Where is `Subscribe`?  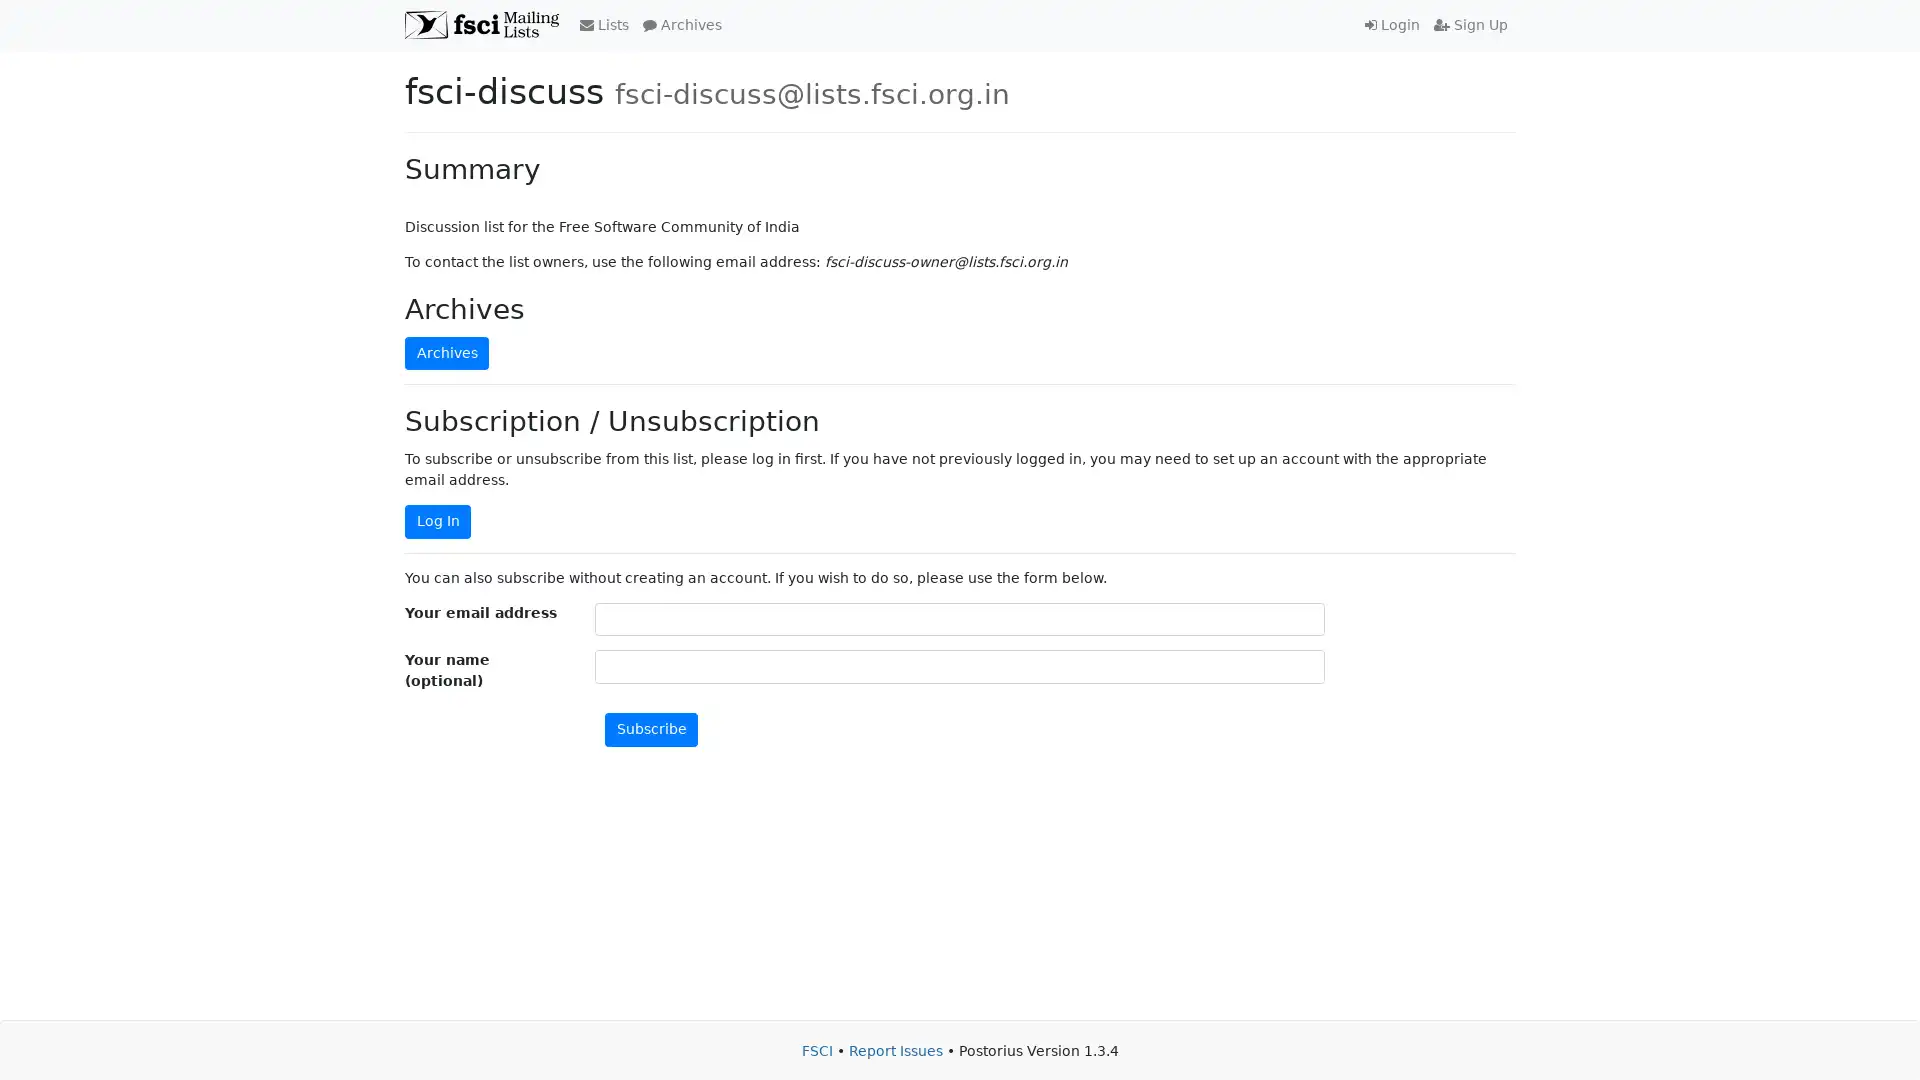 Subscribe is located at coordinates (651, 729).